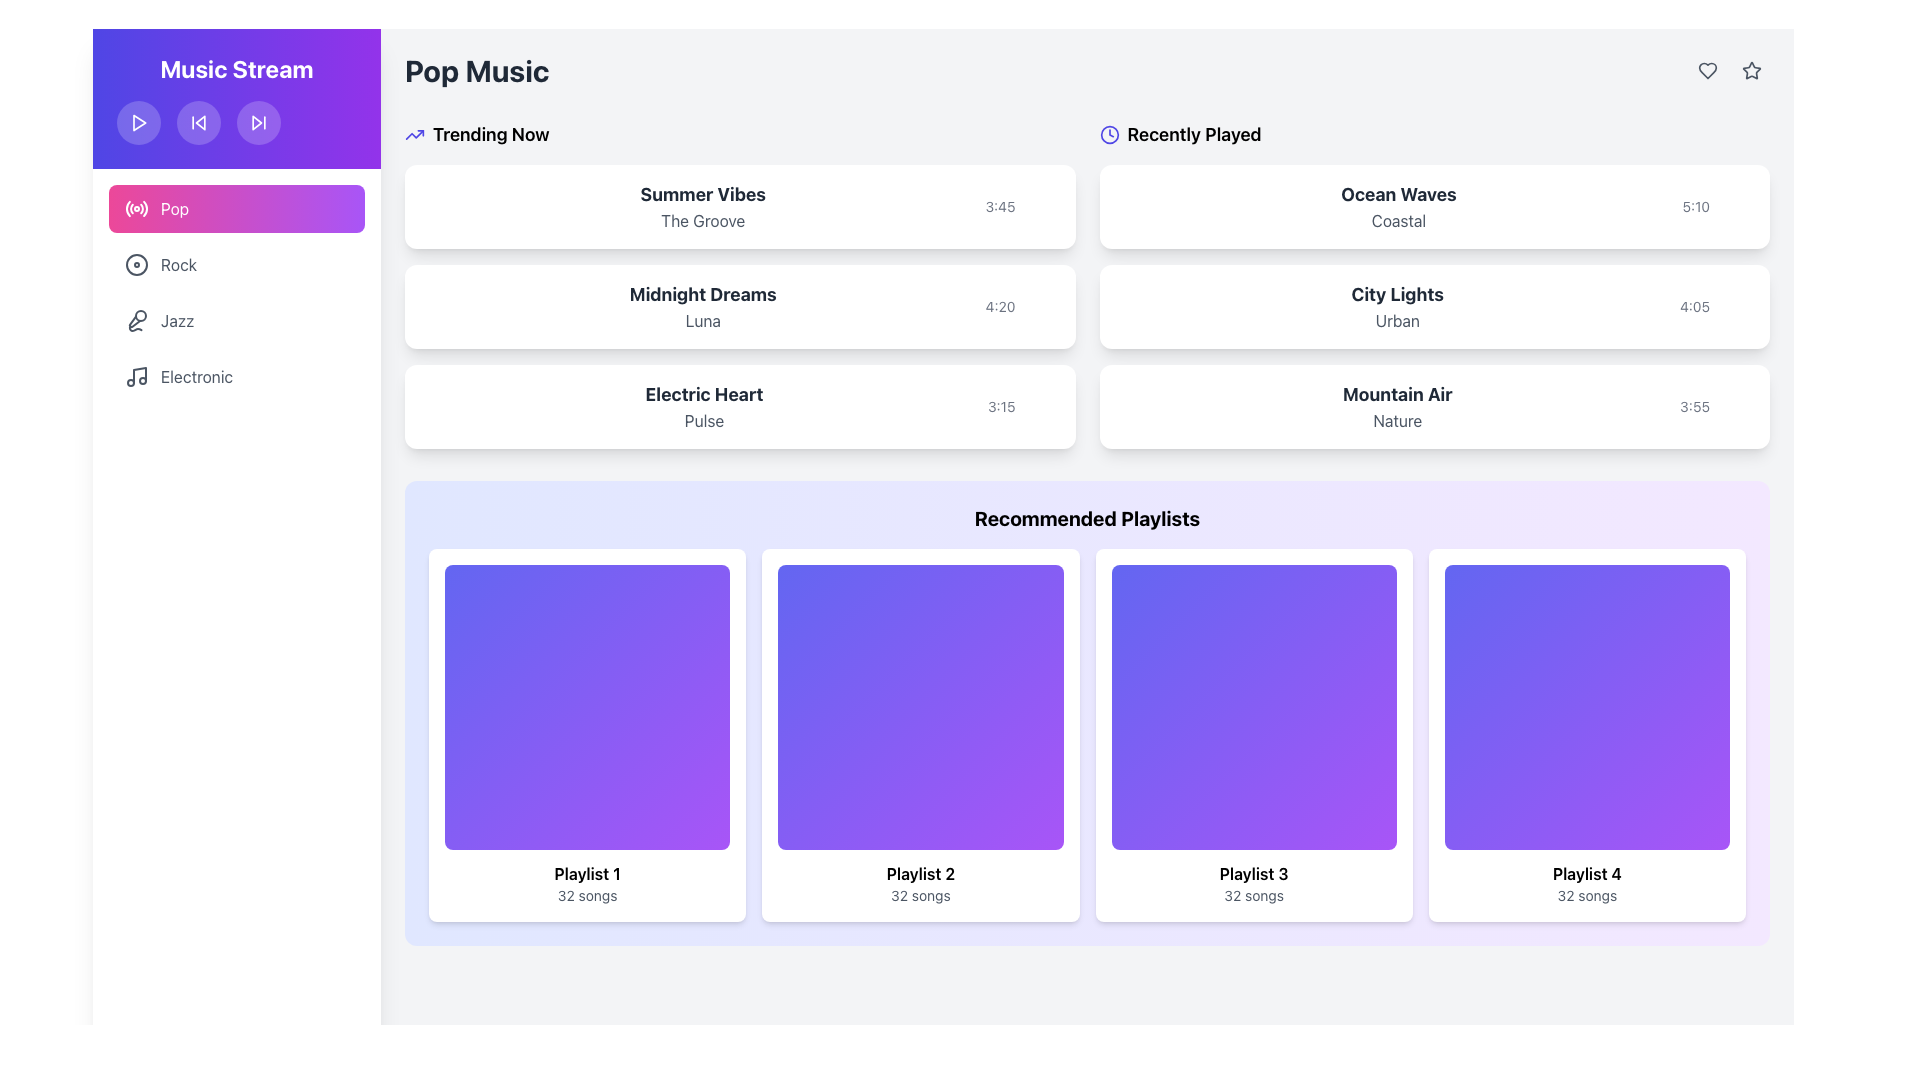 The image size is (1920, 1080). I want to click on the play button located in the top-left section of the interface, which is the first circular button in the sidebar, so click(138, 123).